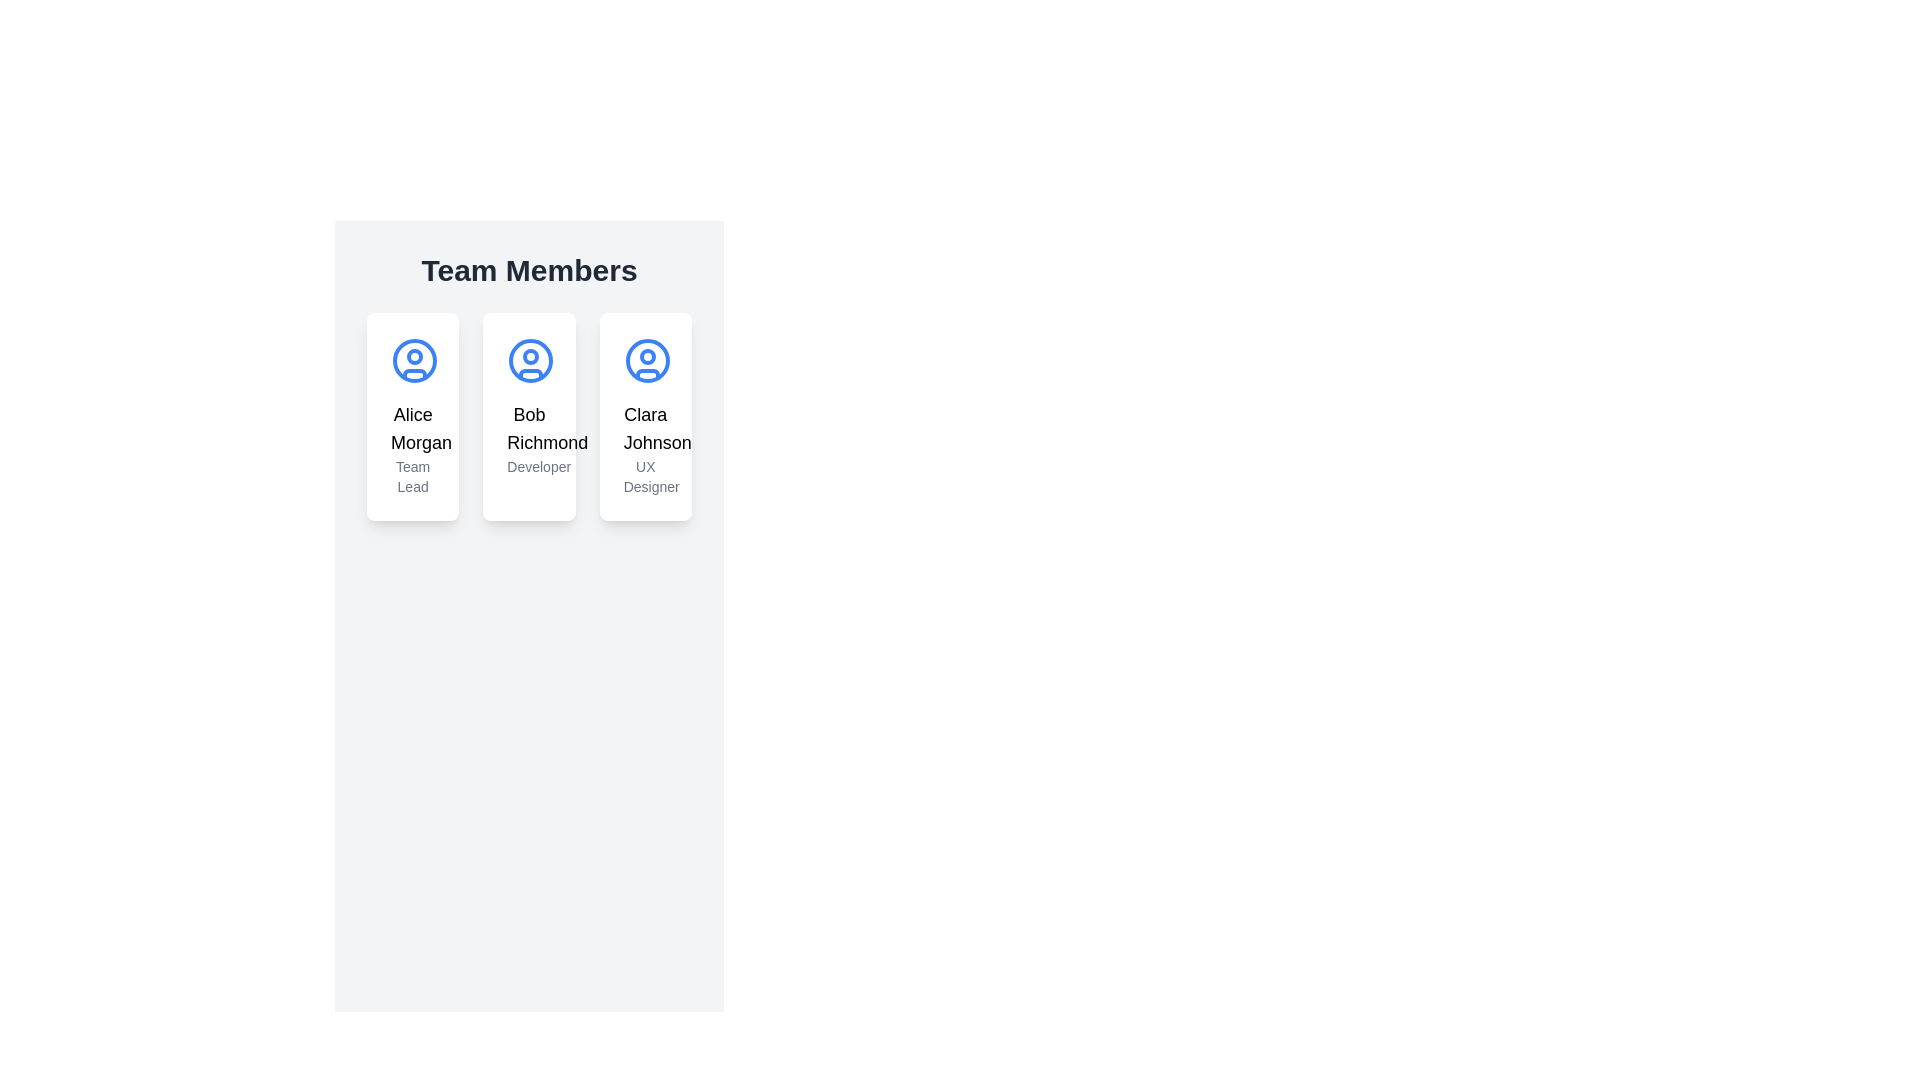  I want to click on the Profile card for 'Bob Richmond', which has a light gray background, a blue circular icon at the top, and the text 'Bob Richmond' followed by 'Developer', so click(529, 415).